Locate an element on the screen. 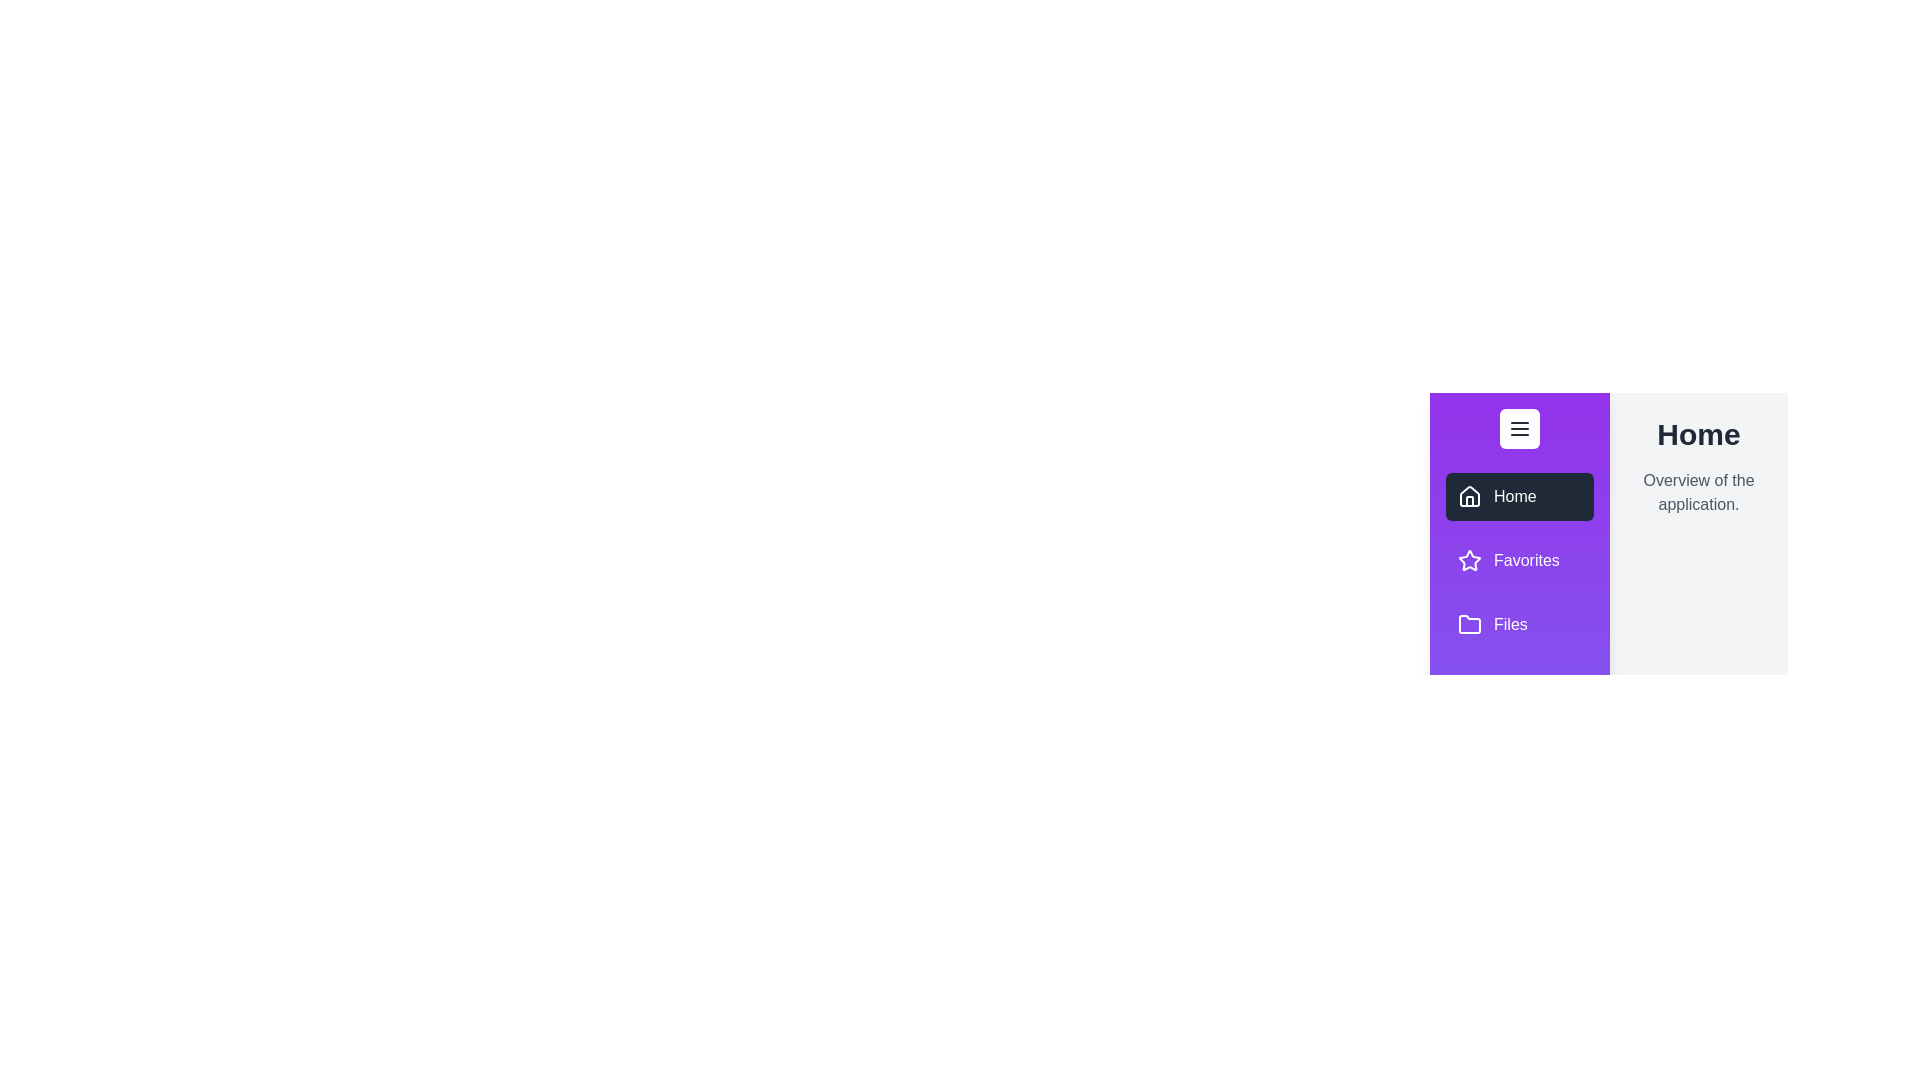 The image size is (1920, 1080). the tab Home in the drawer is located at coordinates (1520, 496).